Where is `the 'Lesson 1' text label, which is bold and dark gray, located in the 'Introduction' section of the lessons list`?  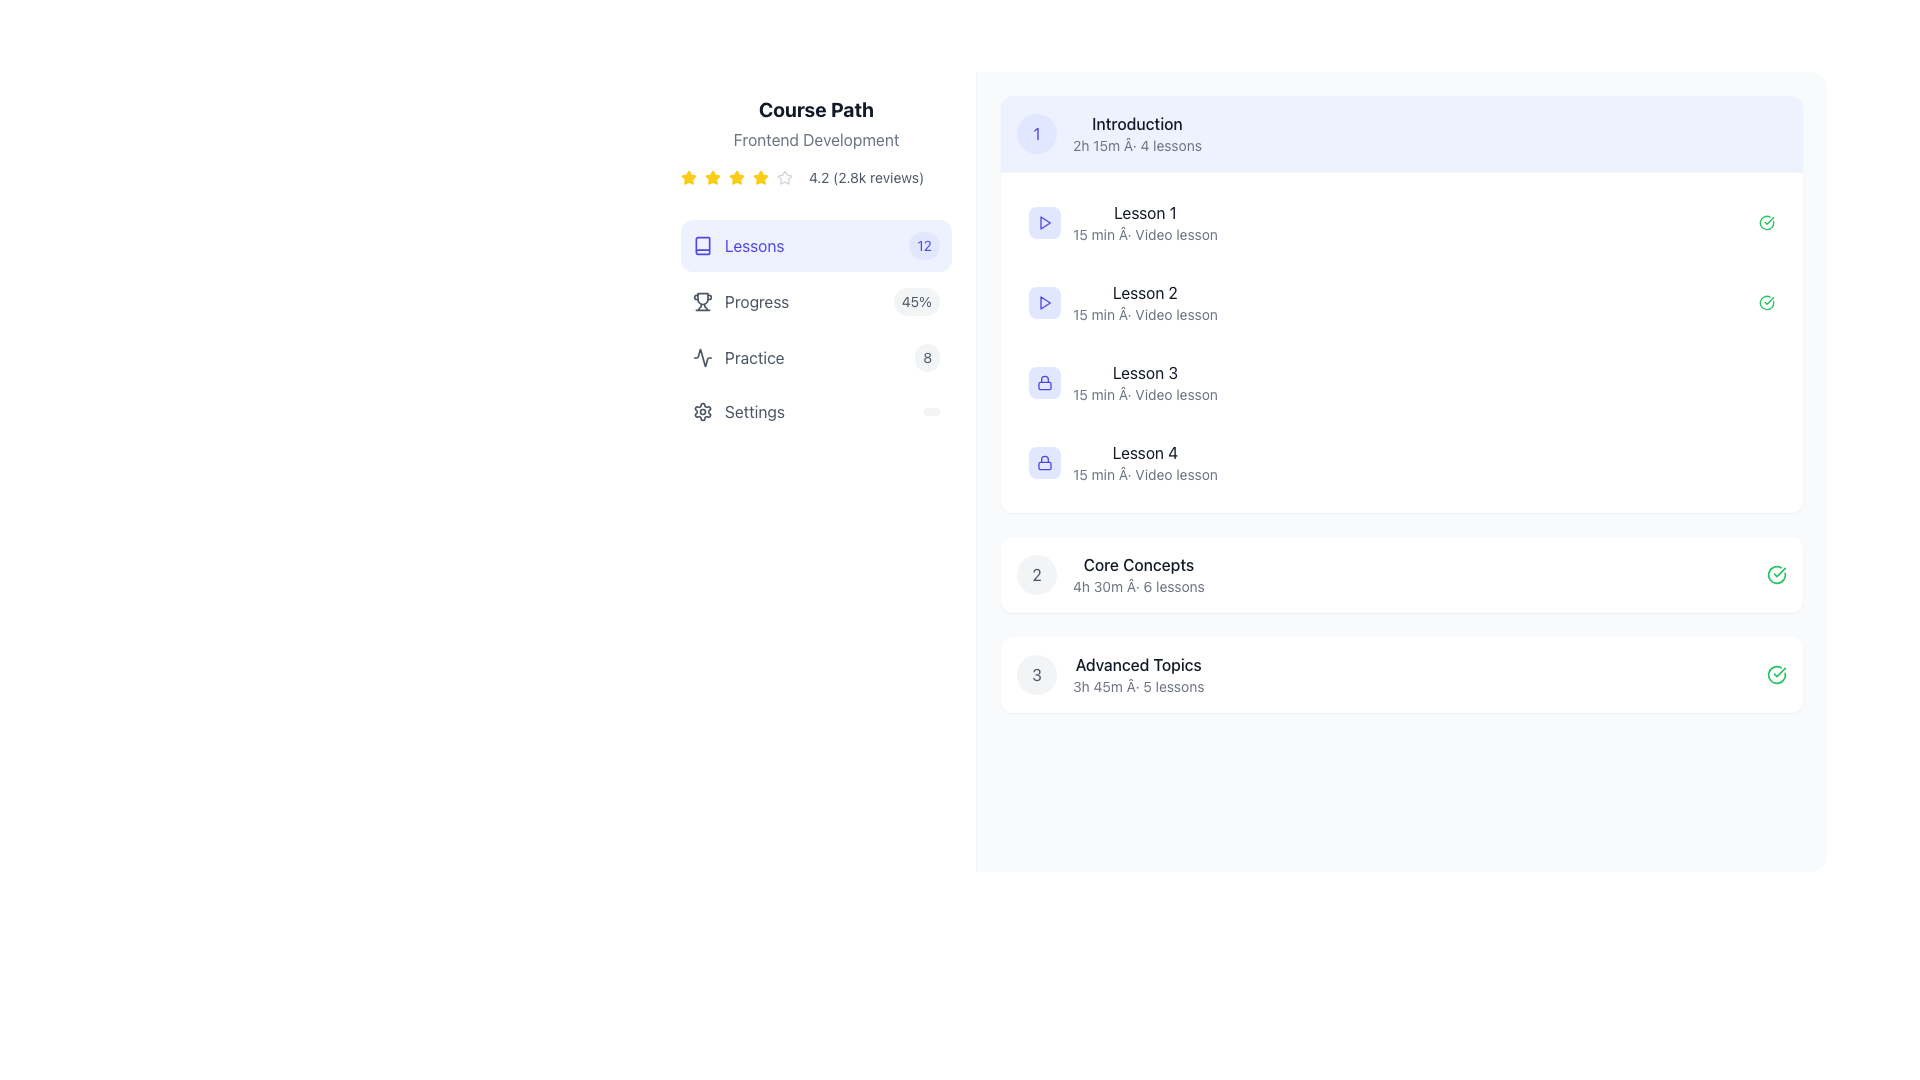
the 'Lesson 1' text label, which is bold and dark gray, located in the 'Introduction' section of the lessons list is located at coordinates (1145, 212).